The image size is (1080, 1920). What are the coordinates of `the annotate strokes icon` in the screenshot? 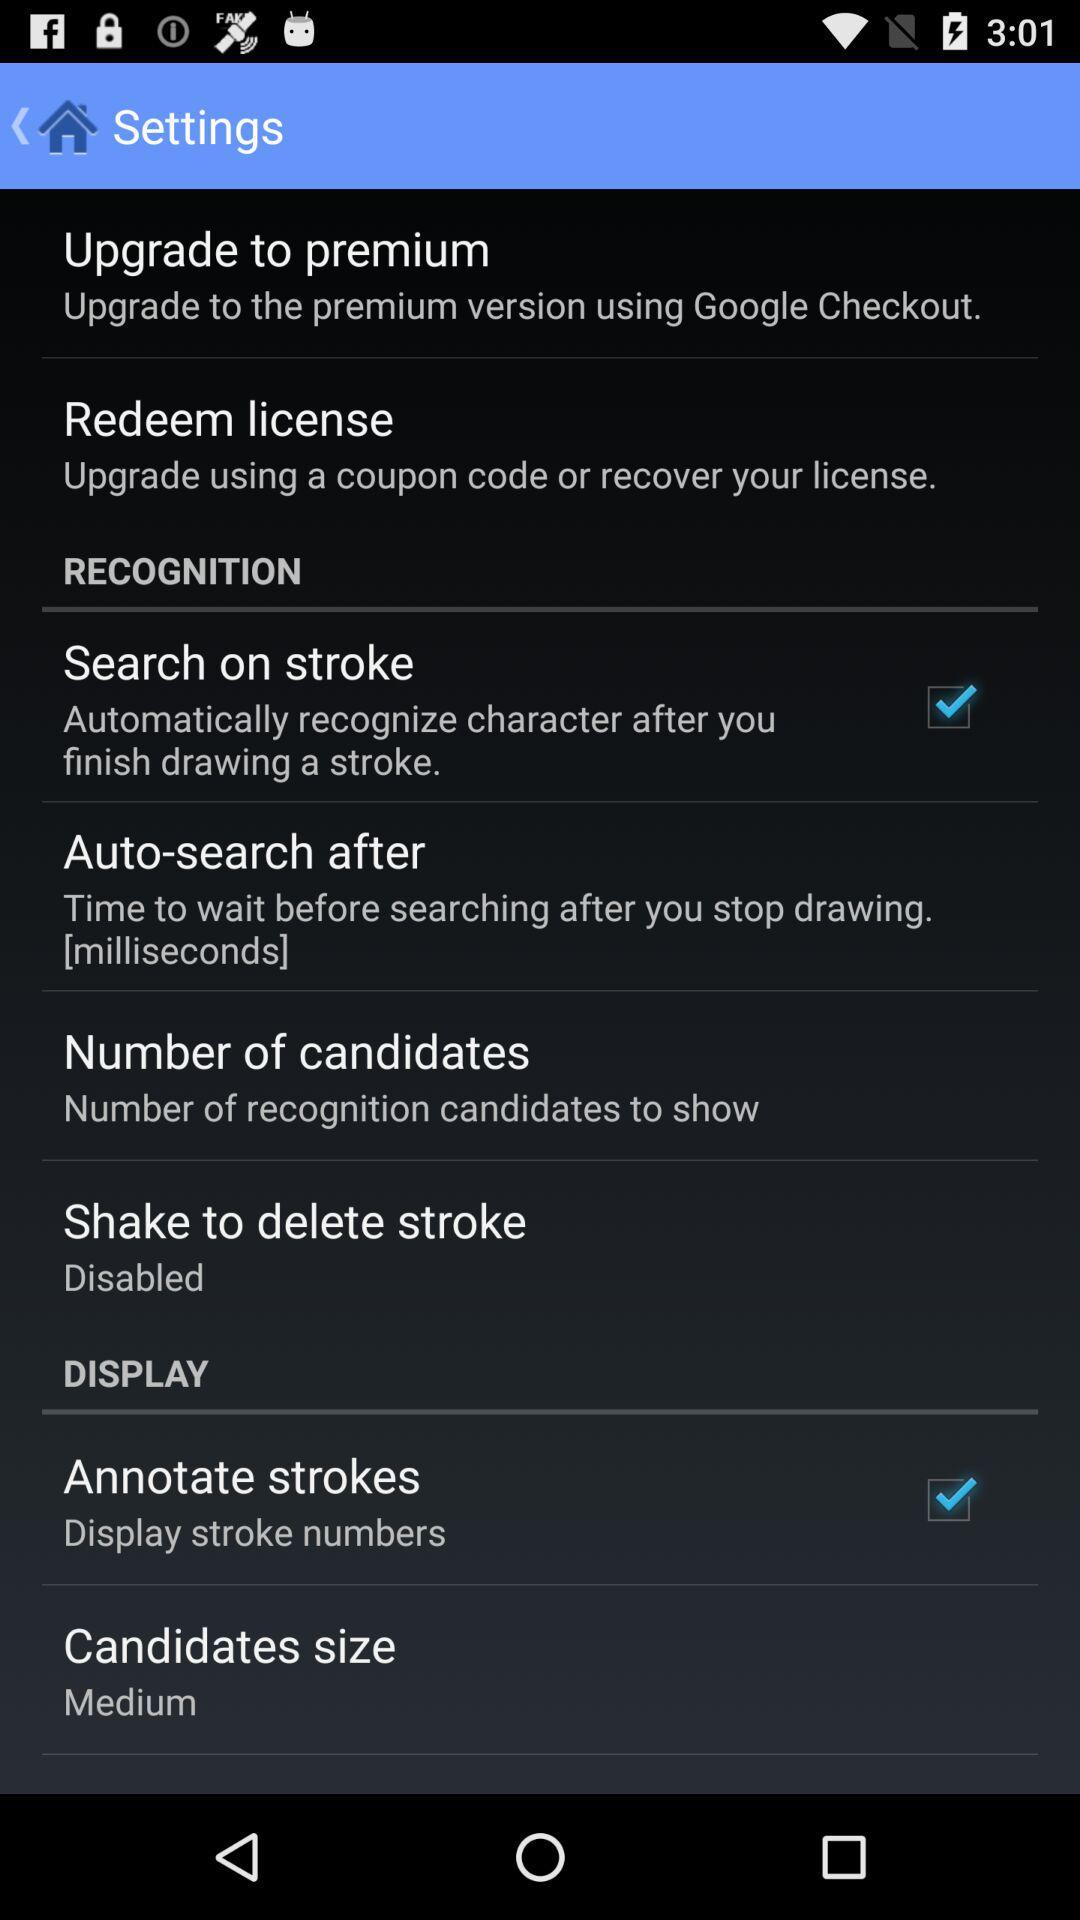 It's located at (240, 1474).